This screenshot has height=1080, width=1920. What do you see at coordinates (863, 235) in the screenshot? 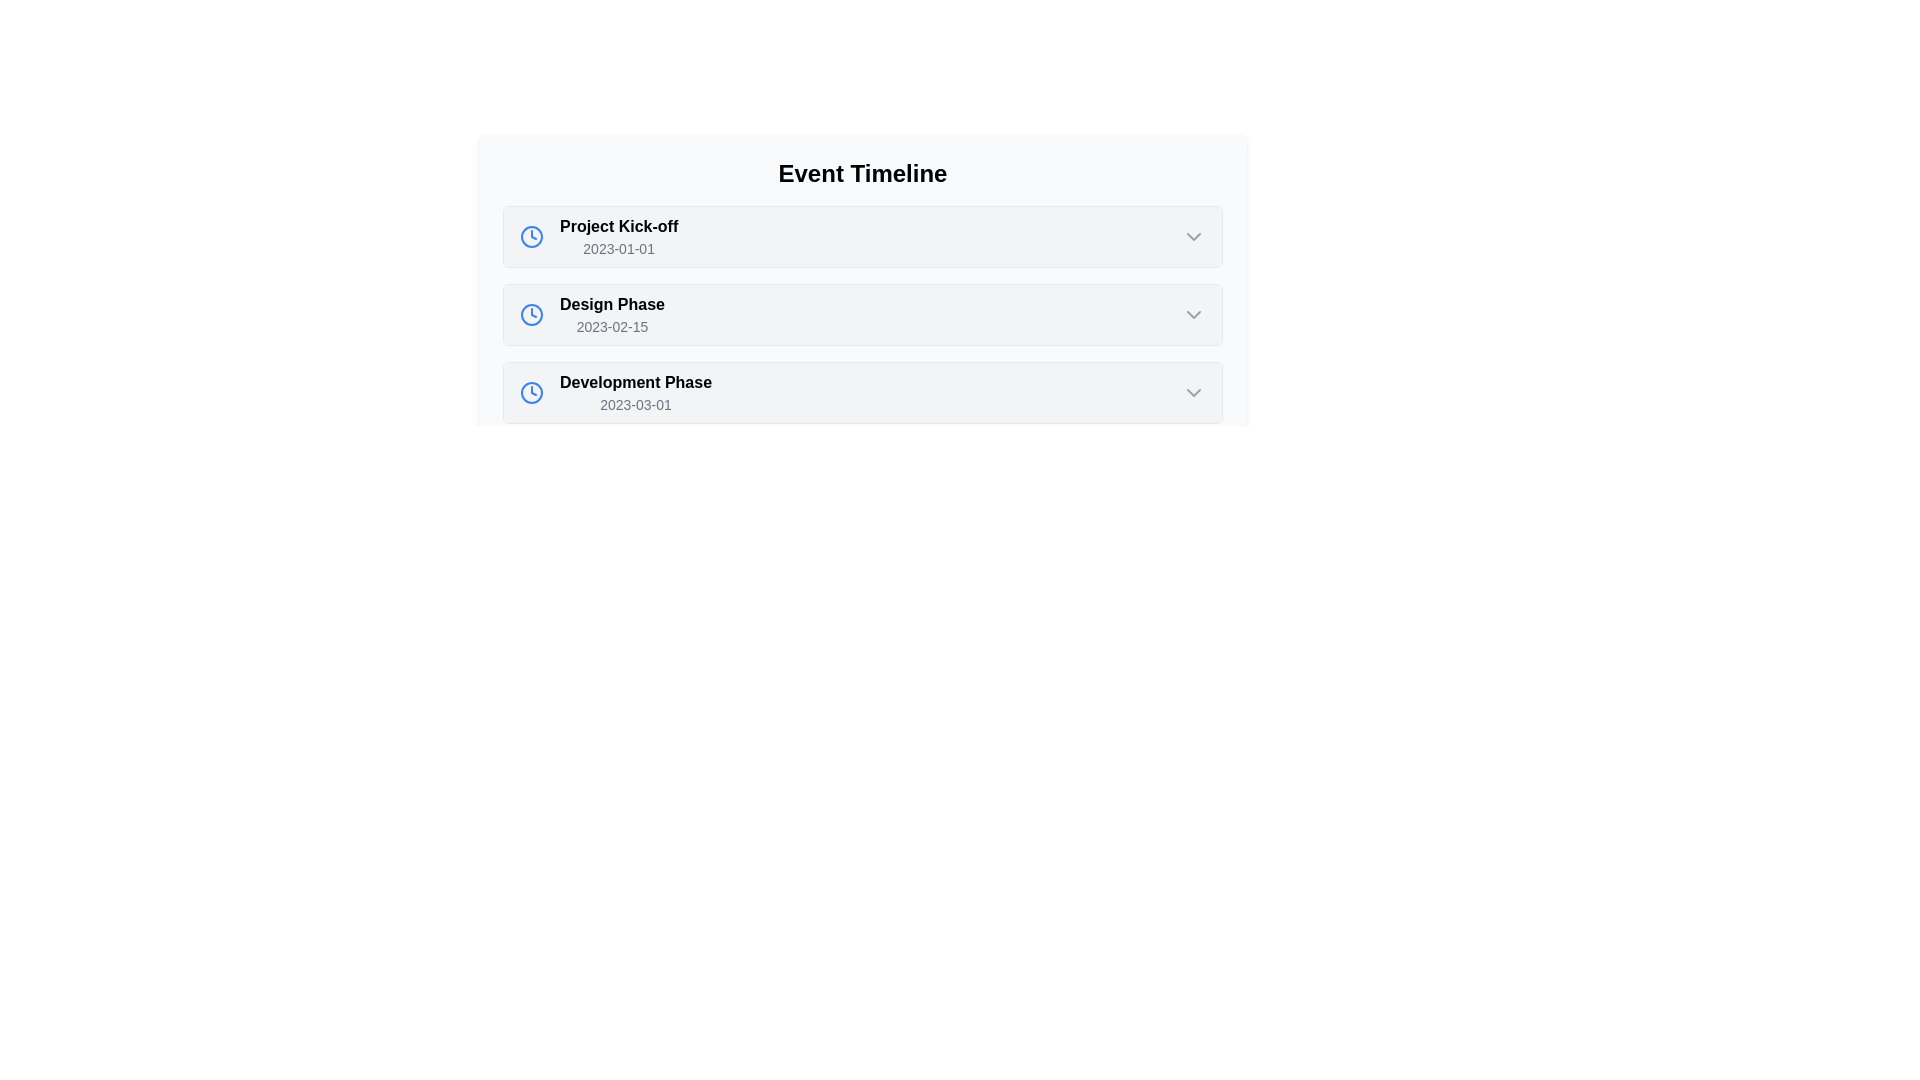
I see `the first timeline entry in the 'Event Timeline' section titled 'Project Kick-off'` at bounding box center [863, 235].